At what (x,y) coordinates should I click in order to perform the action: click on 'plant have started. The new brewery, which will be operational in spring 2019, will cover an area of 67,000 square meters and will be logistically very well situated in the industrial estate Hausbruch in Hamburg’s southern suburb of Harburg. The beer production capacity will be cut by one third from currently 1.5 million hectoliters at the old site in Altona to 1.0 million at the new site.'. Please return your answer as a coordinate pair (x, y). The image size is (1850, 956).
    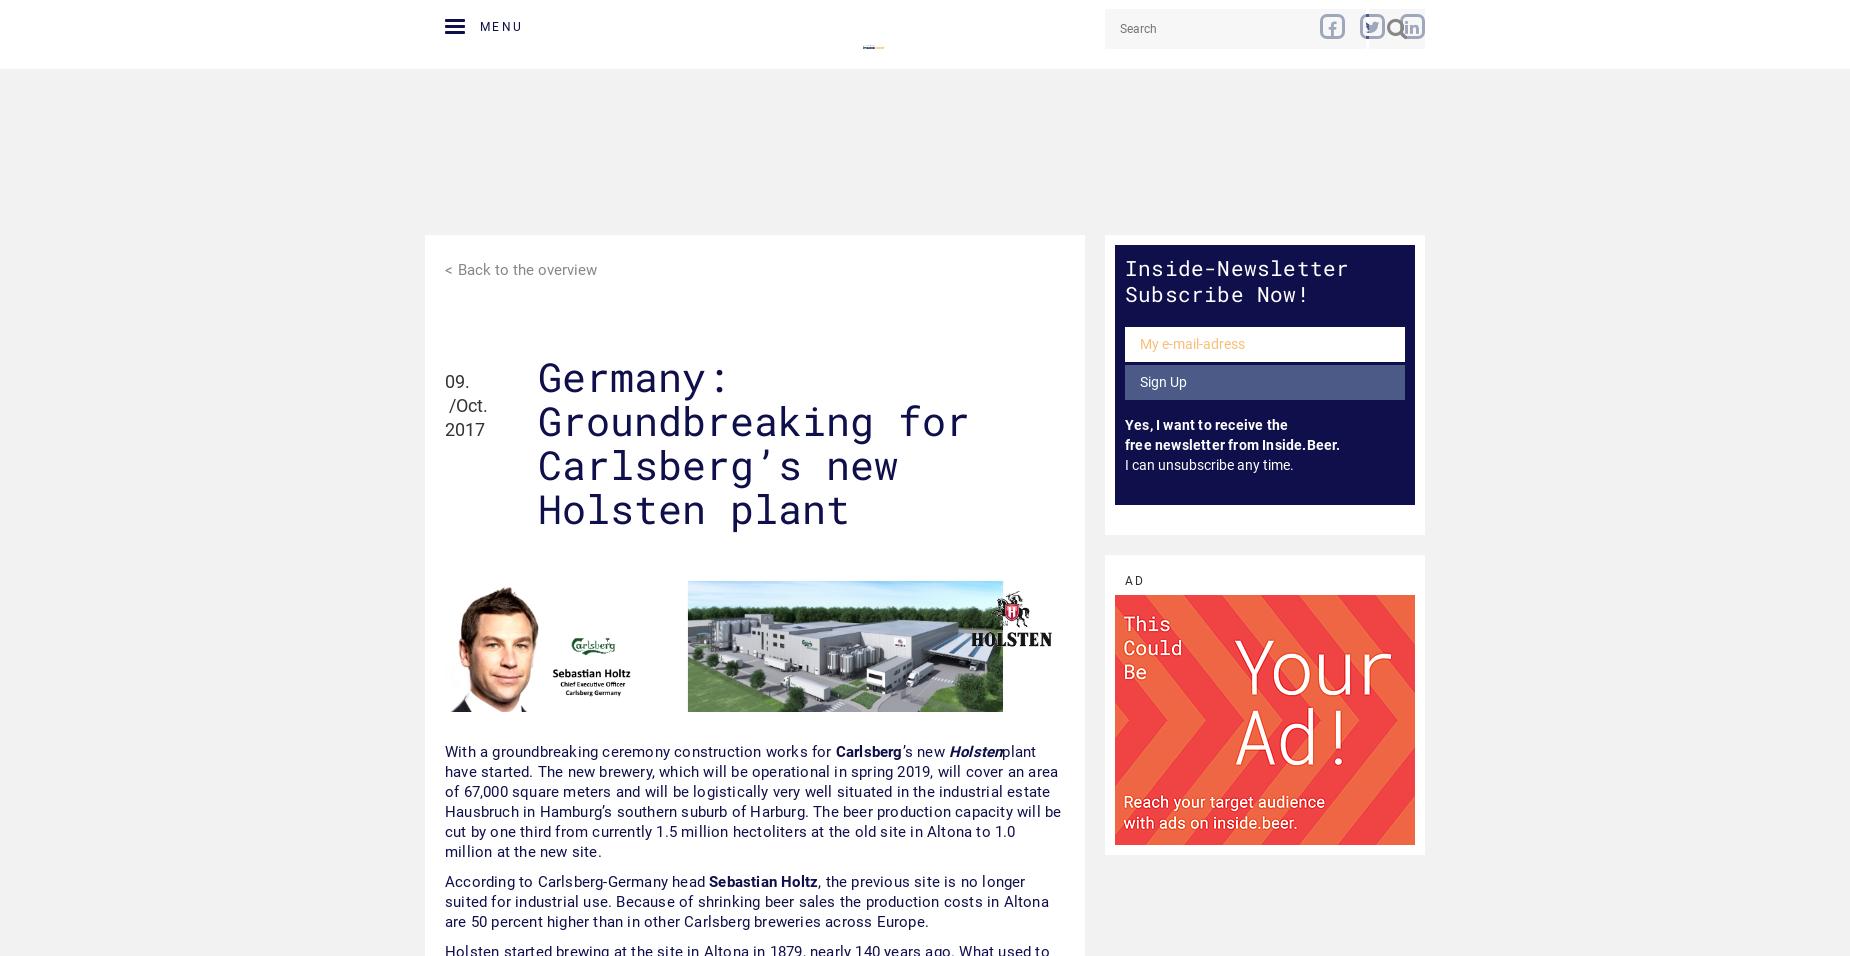
    Looking at the image, I should click on (752, 800).